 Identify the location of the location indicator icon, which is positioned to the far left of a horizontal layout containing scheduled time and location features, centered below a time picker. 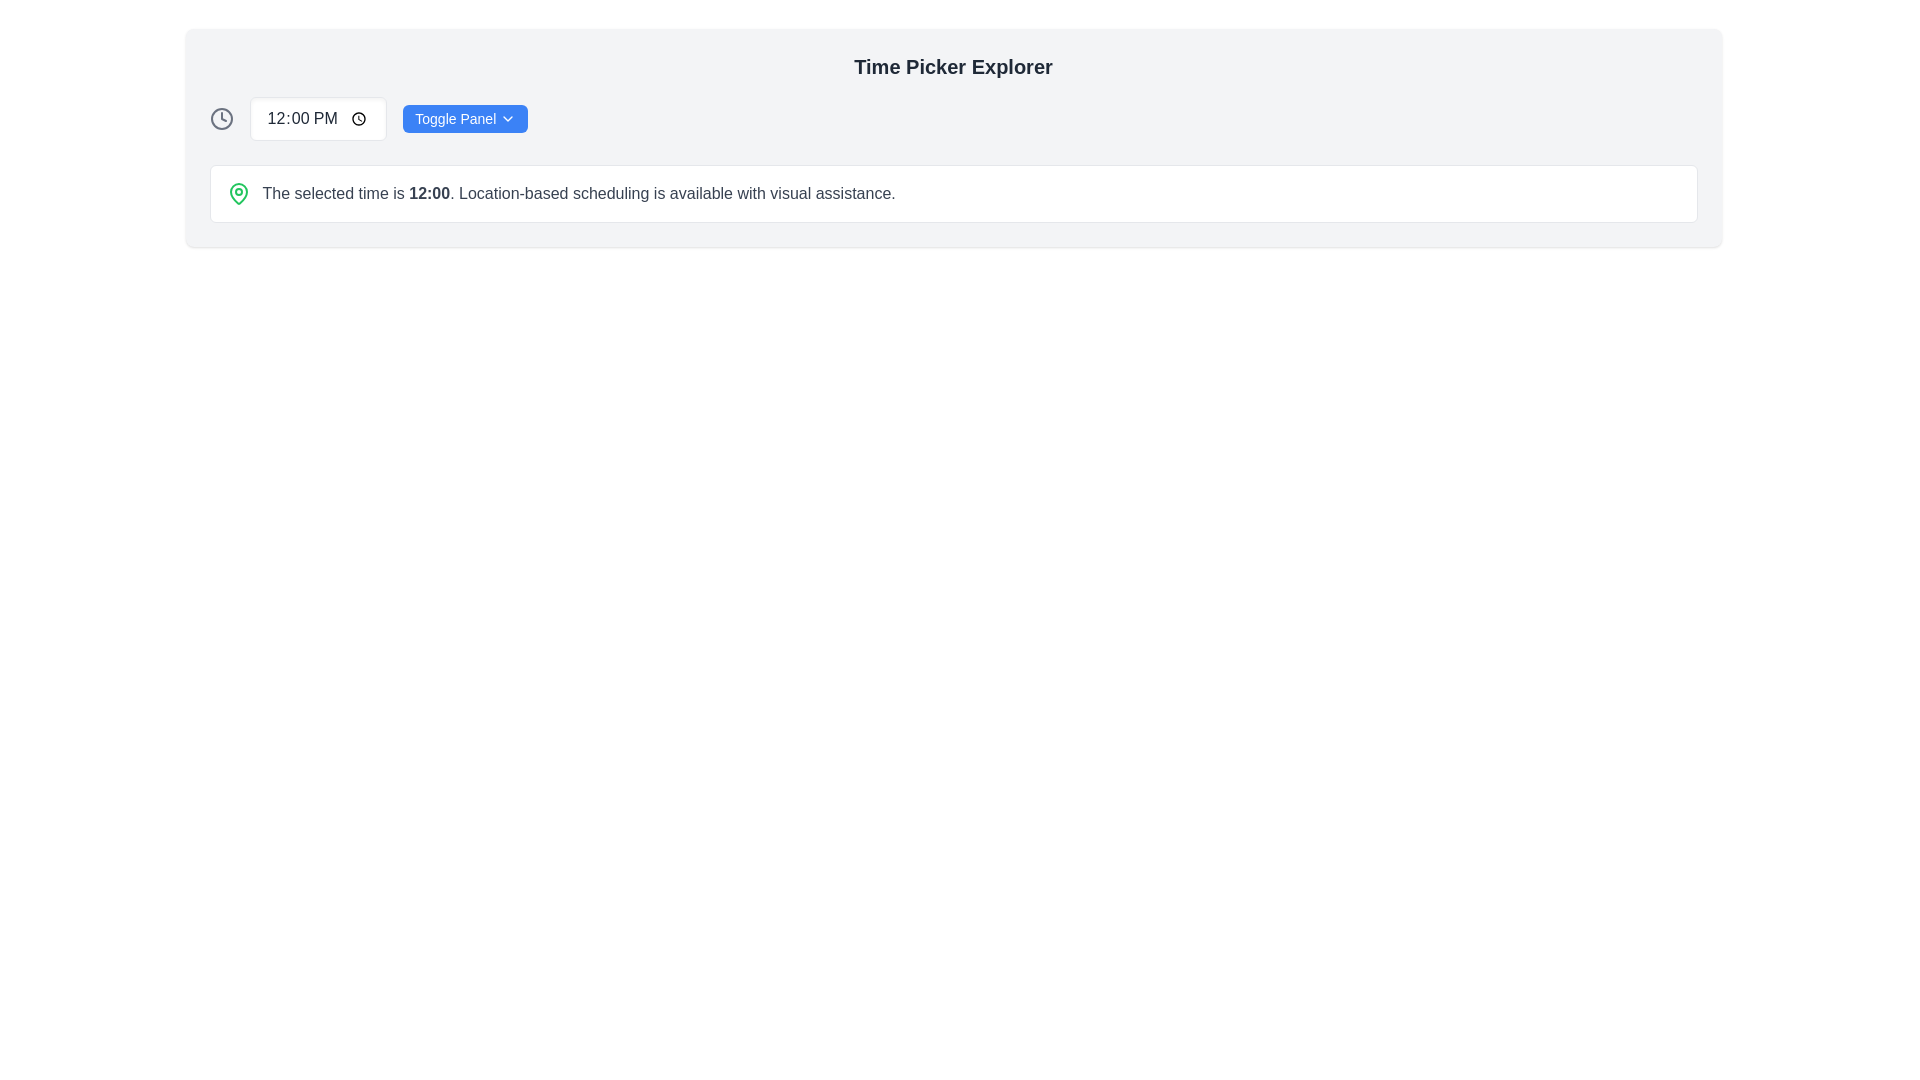
(238, 193).